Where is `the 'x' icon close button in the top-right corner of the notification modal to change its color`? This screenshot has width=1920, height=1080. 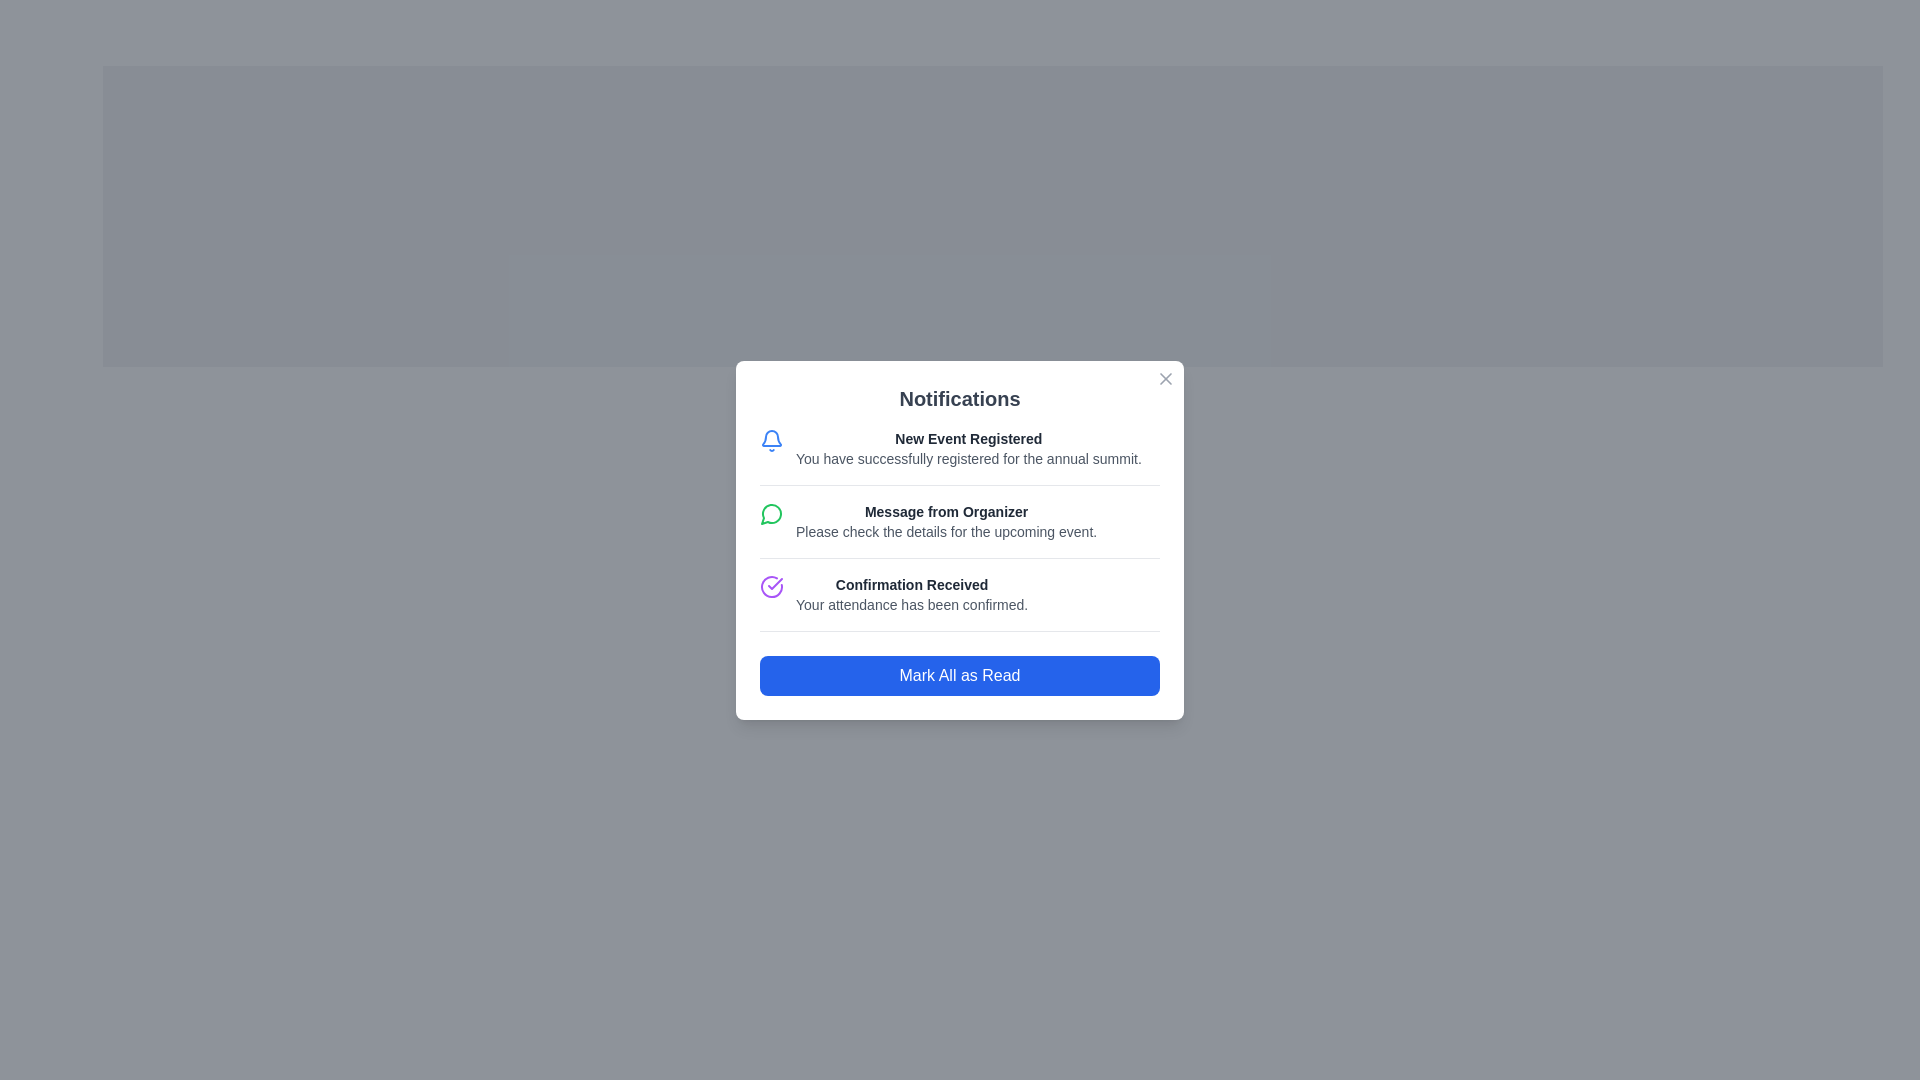 the 'x' icon close button in the top-right corner of the notification modal to change its color is located at coordinates (1166, 378).